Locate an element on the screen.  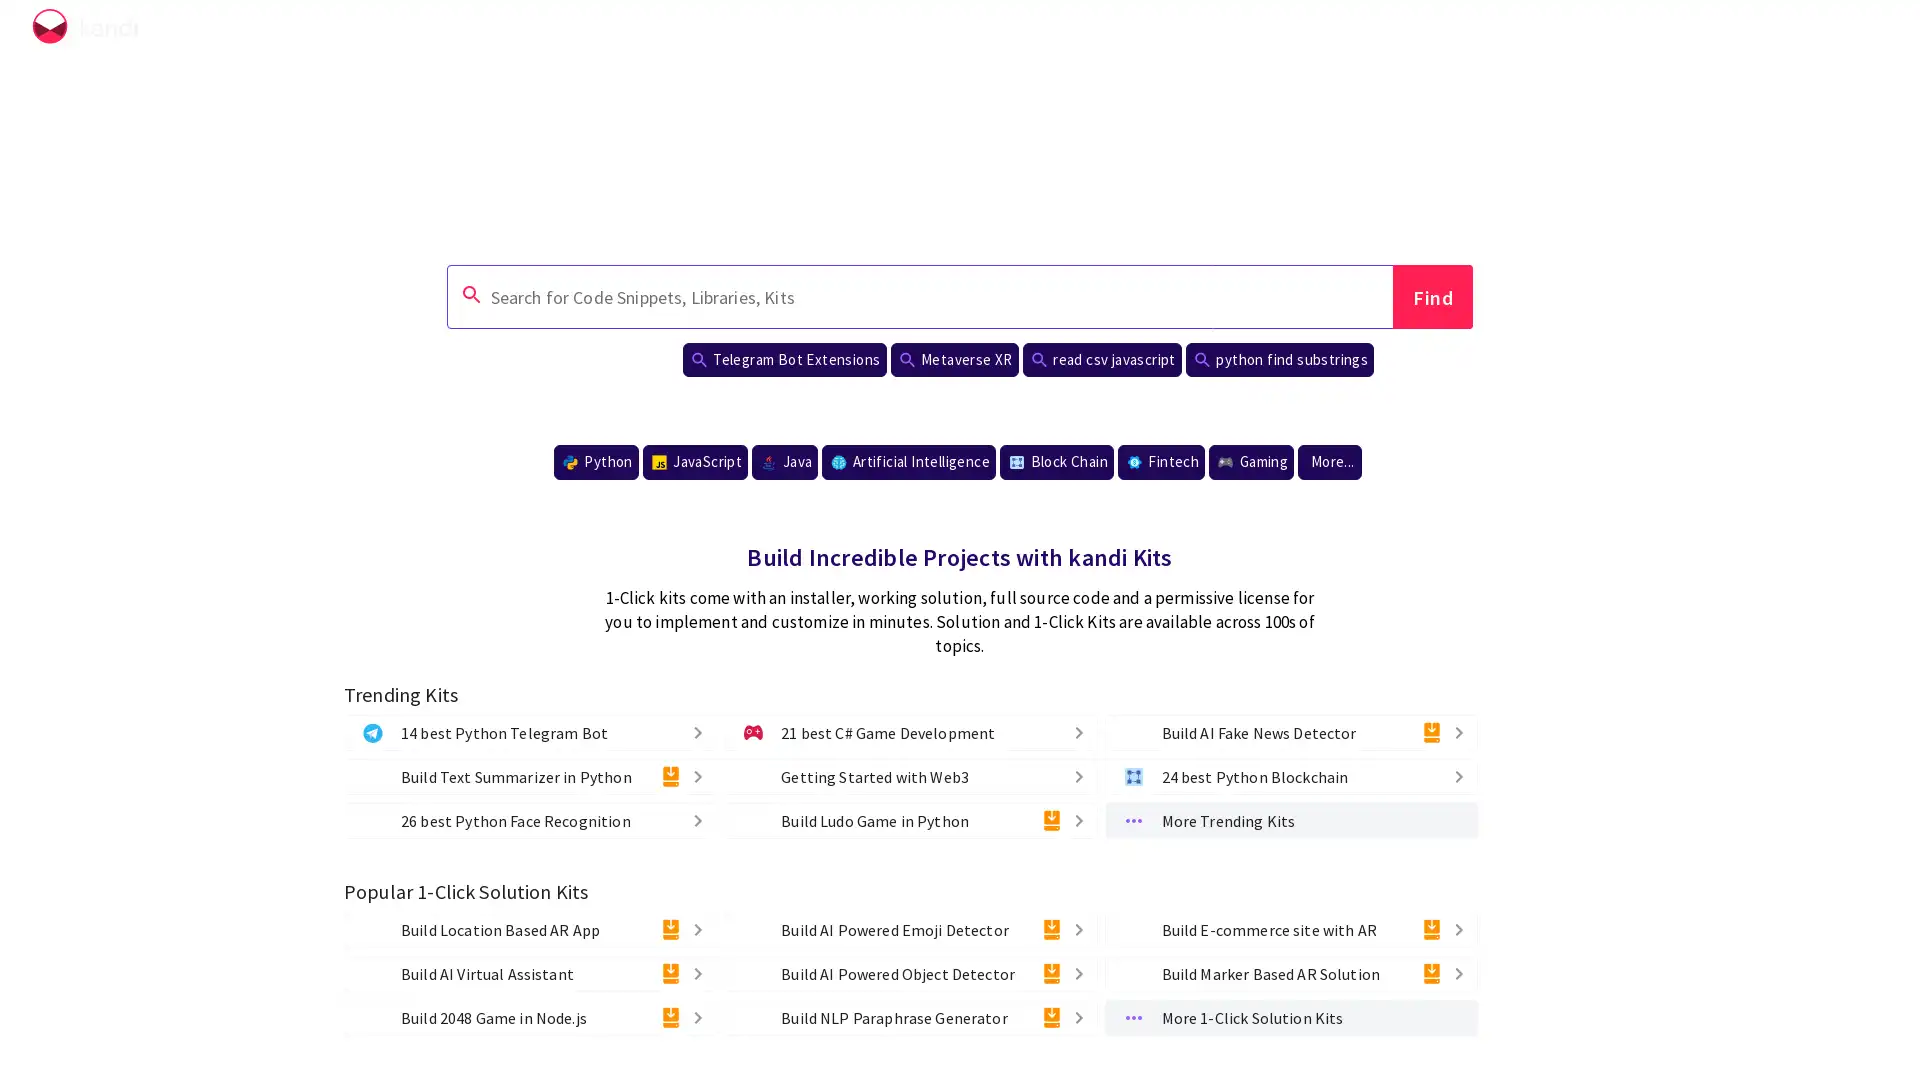
More 1-Click Solution Kits is located at coordinates (1290, 1017).